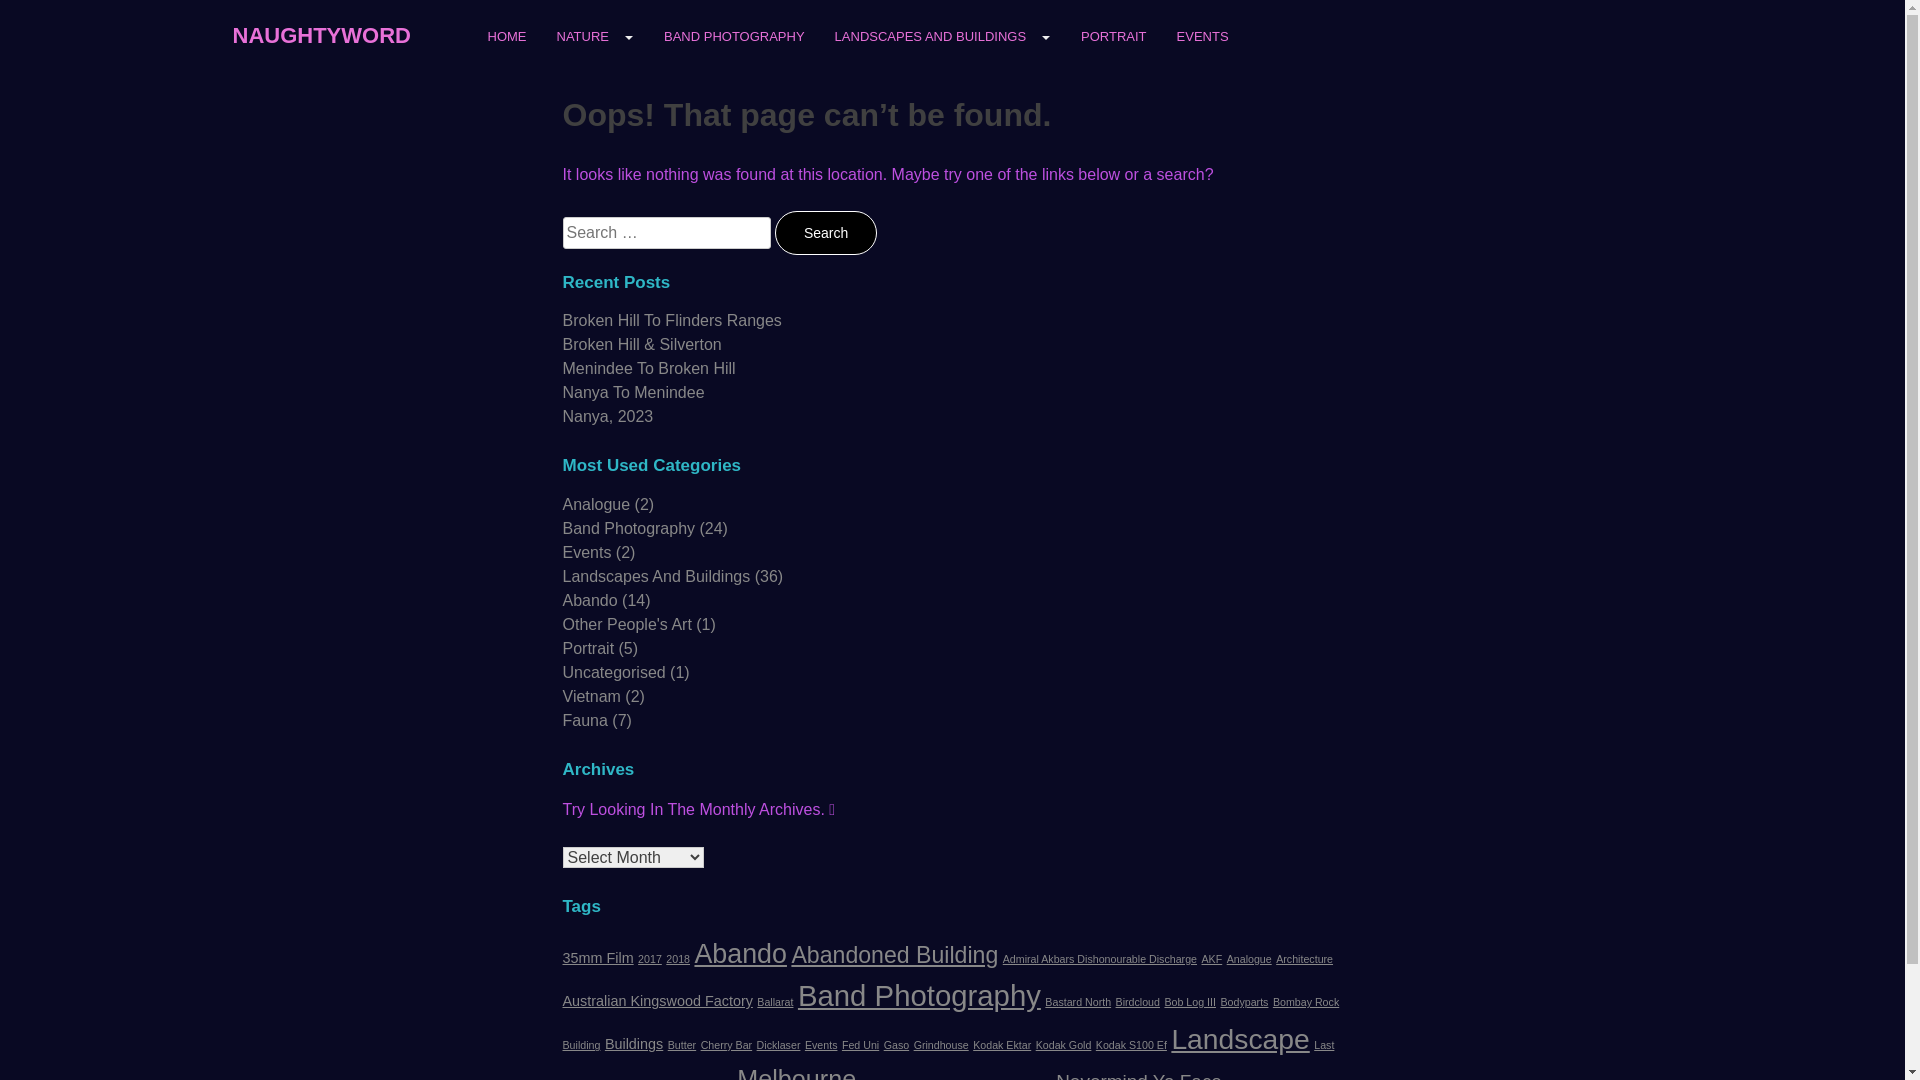 Image resolution: width=1920 pixels, height=1080 pixels. What do you see at coordinates (649, 958) in the screenshot?
I see `'2017'` at bounding box center [649, 958].